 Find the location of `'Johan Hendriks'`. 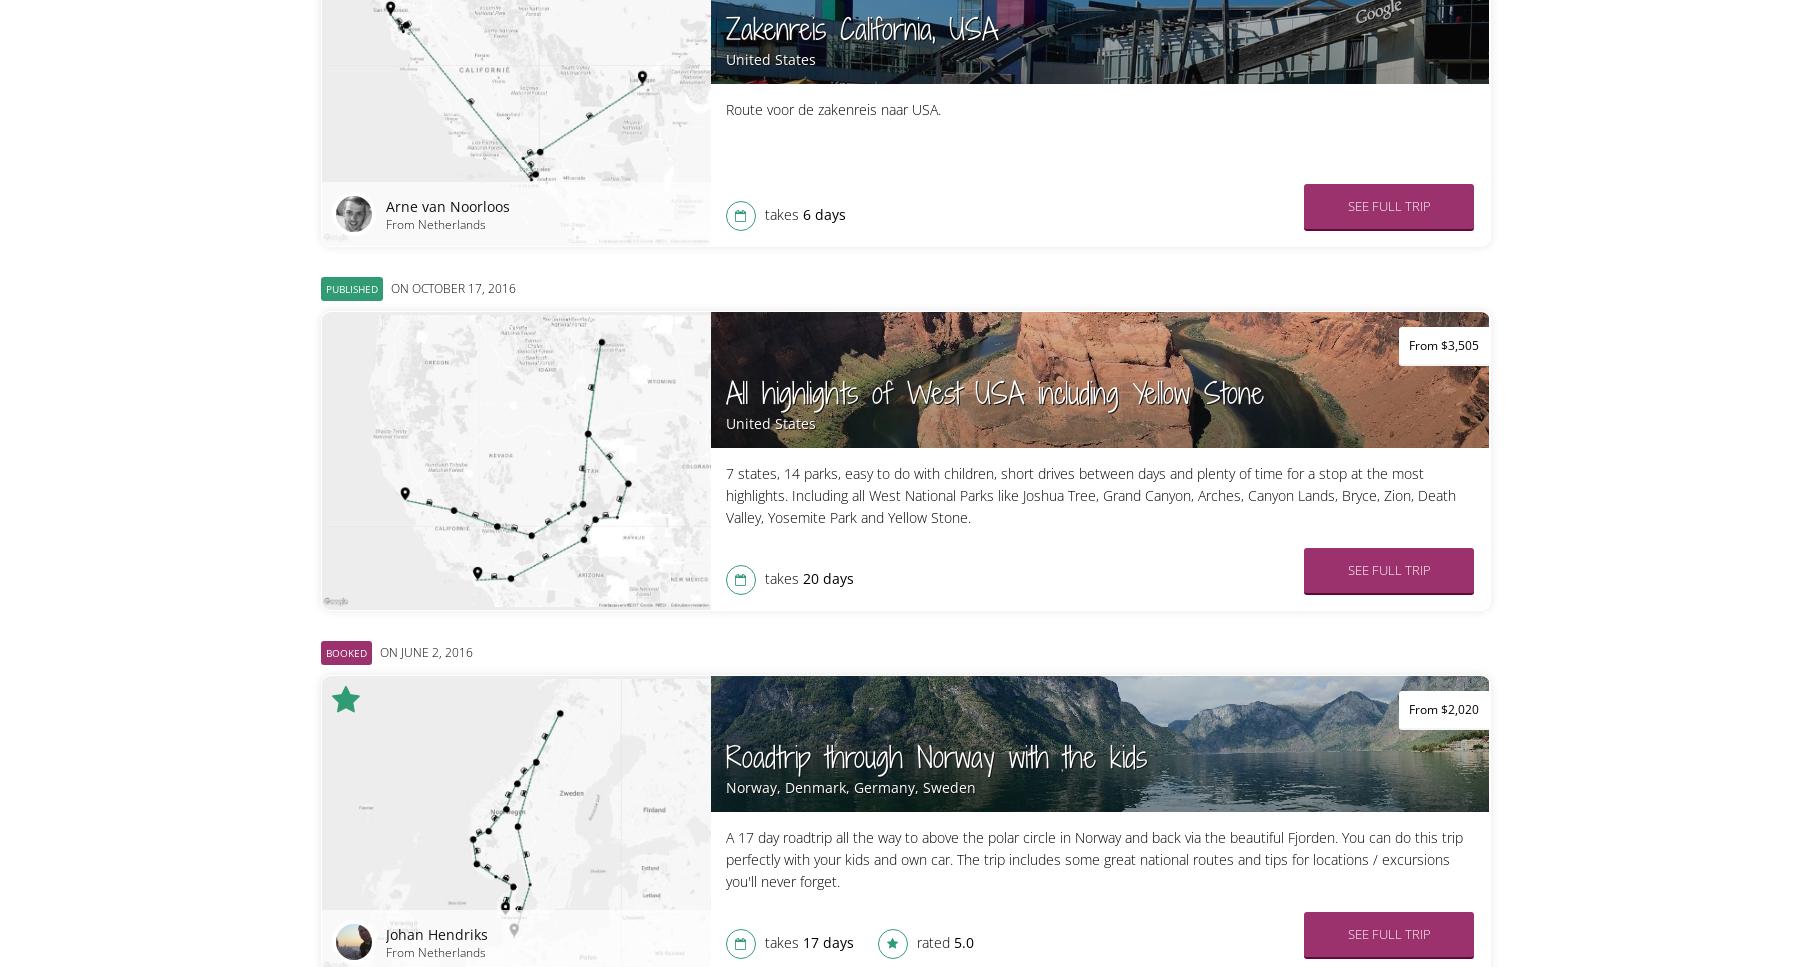

'Johan Hendriks' is located at coordinates (436, 933).